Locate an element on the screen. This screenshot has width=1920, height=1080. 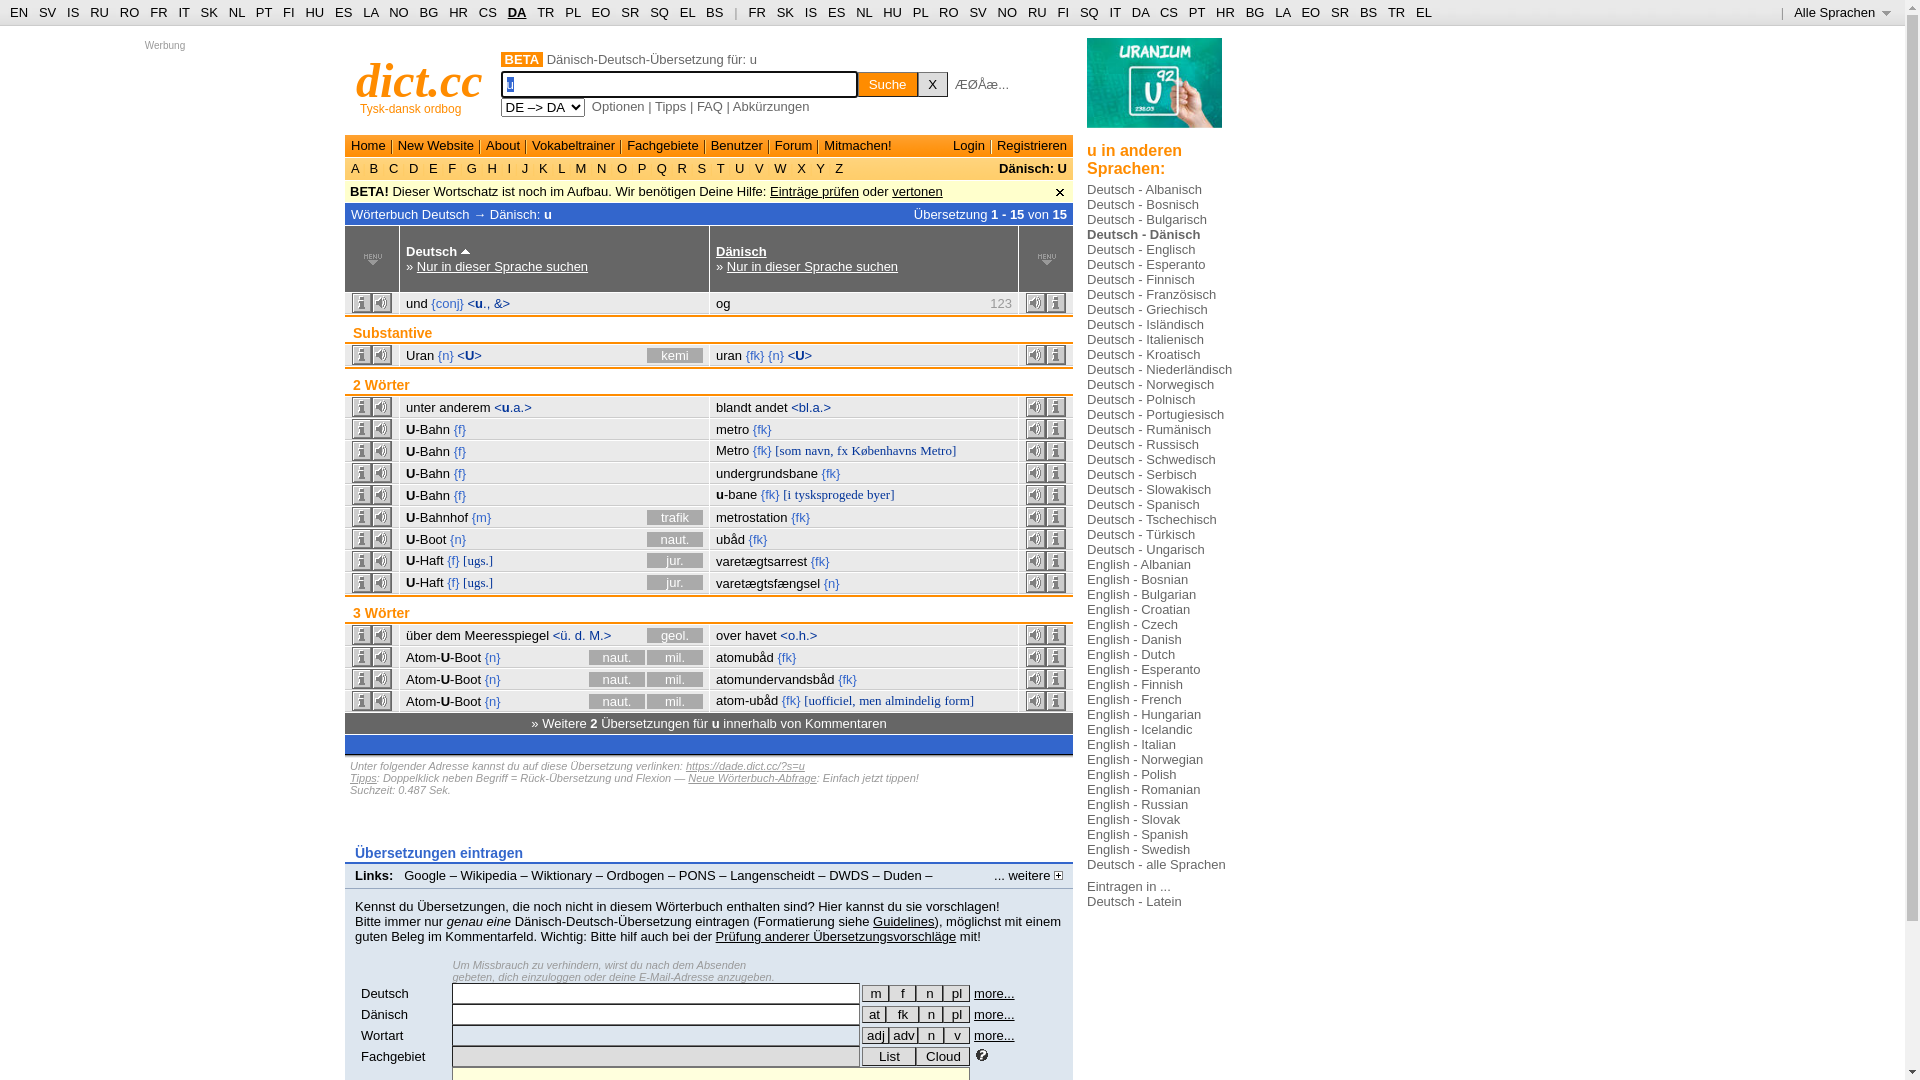
'at' is located at coordinates (873, 1014).